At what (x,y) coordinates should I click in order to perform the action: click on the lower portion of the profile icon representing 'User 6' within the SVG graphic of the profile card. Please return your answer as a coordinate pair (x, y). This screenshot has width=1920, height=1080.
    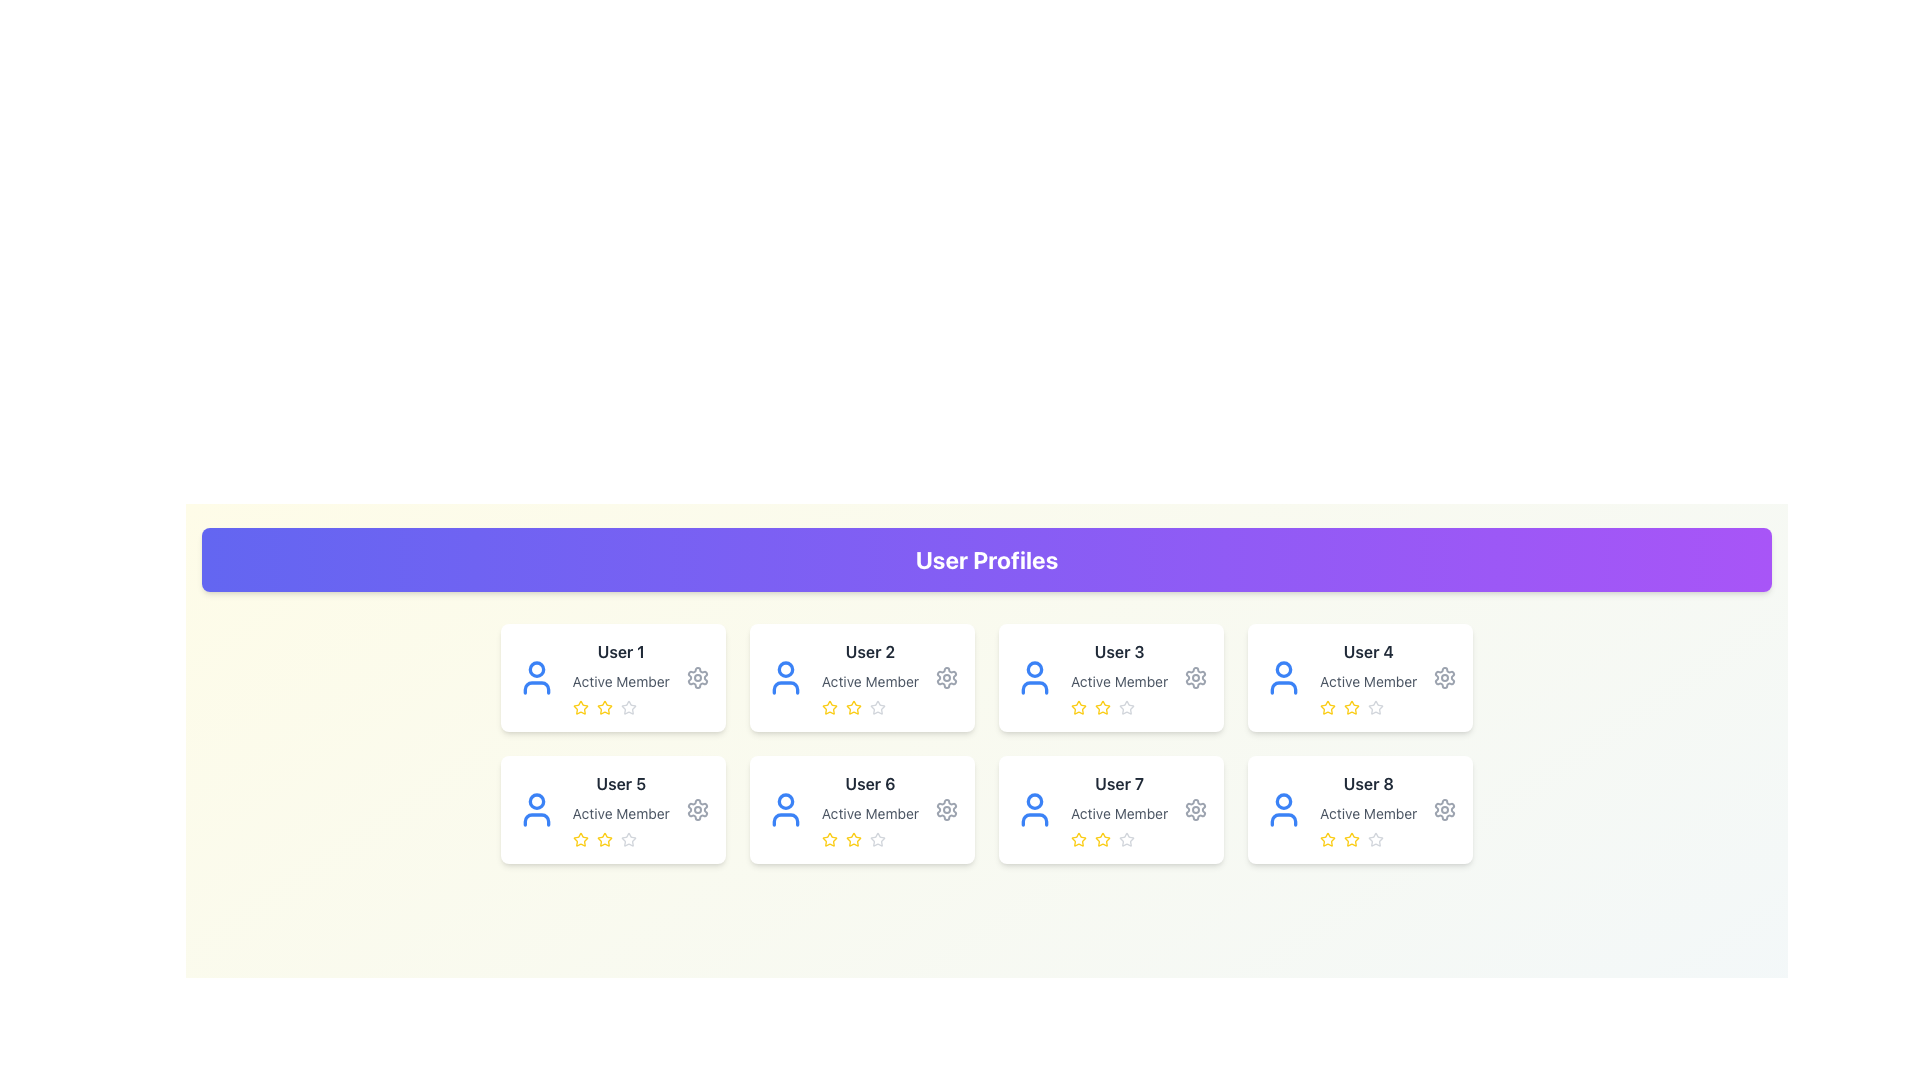
    Looking at the image, I should click on (784, 820).